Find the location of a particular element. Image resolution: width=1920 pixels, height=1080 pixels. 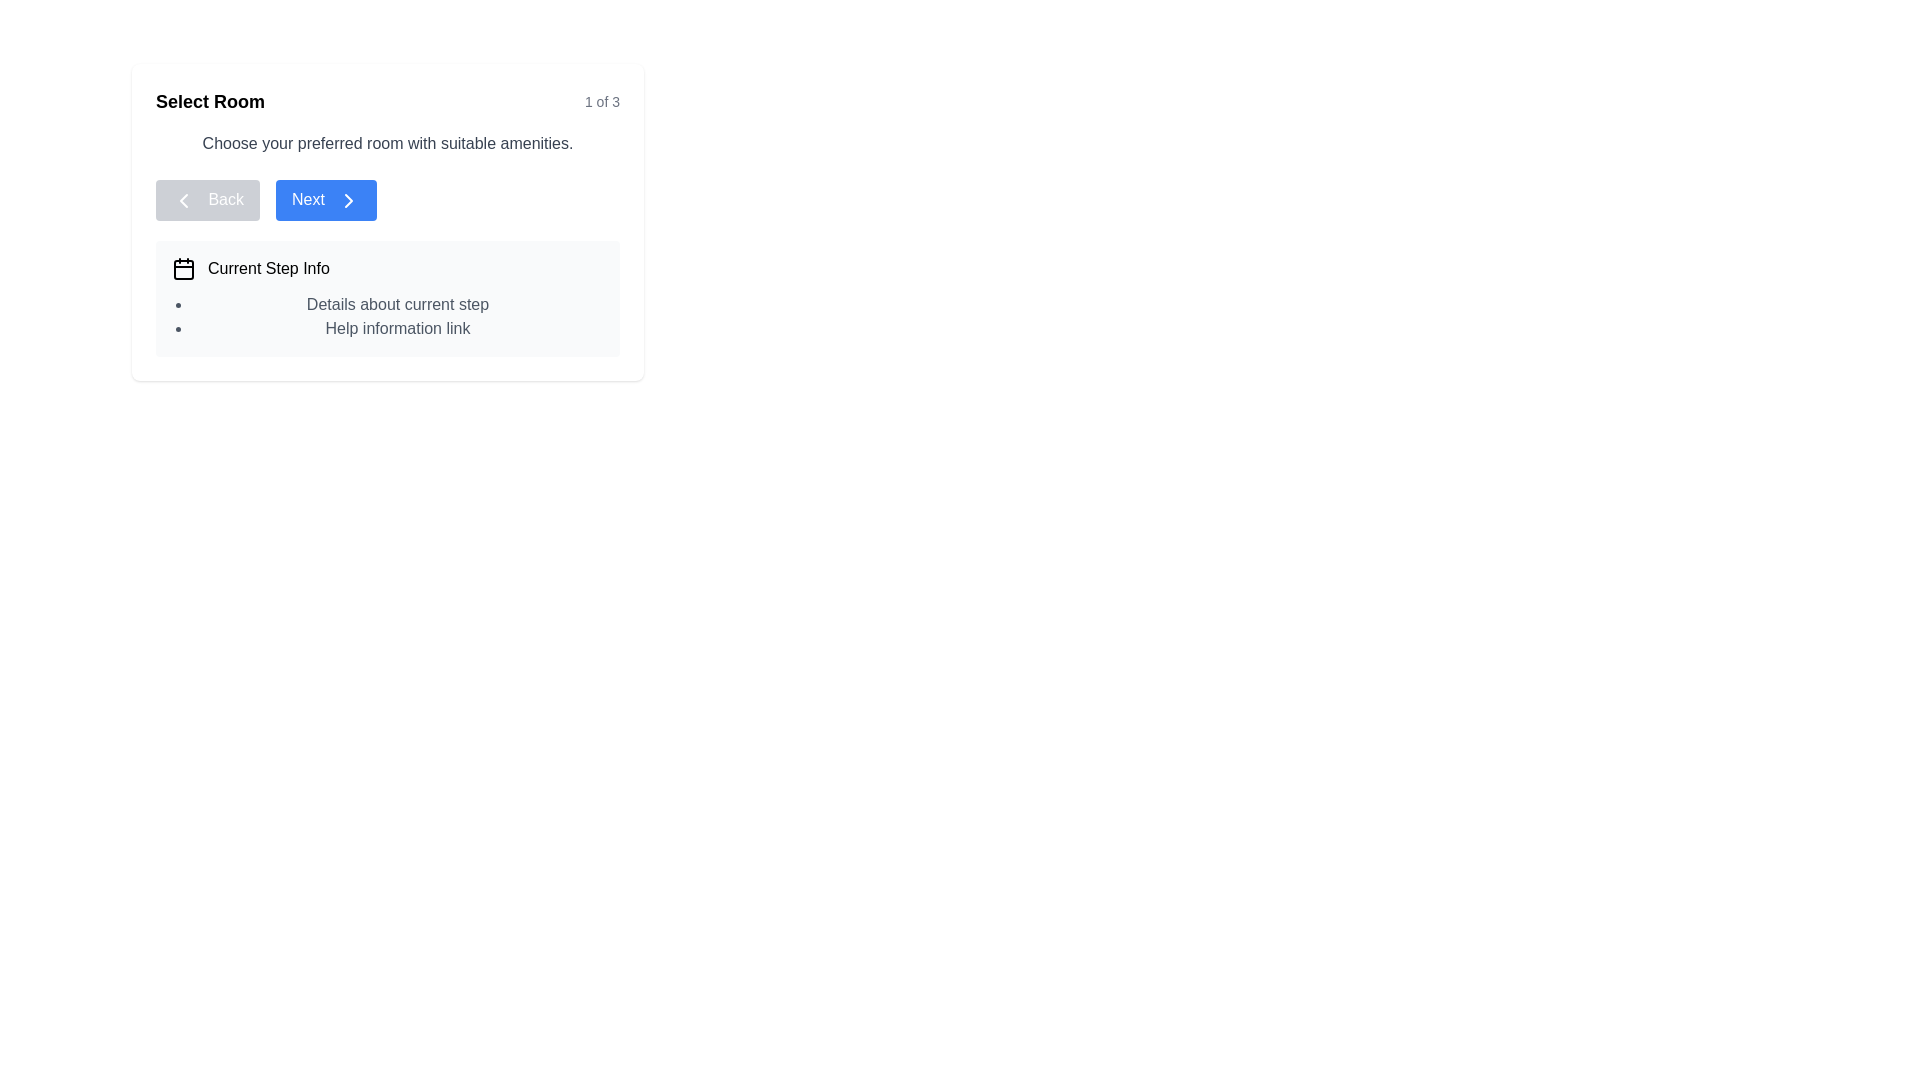

the button labeled 'Next' located to the right of the 'Back' button within the 'Select Room' section to advance to the next step in the workflow is located at coordinates (326, 200).